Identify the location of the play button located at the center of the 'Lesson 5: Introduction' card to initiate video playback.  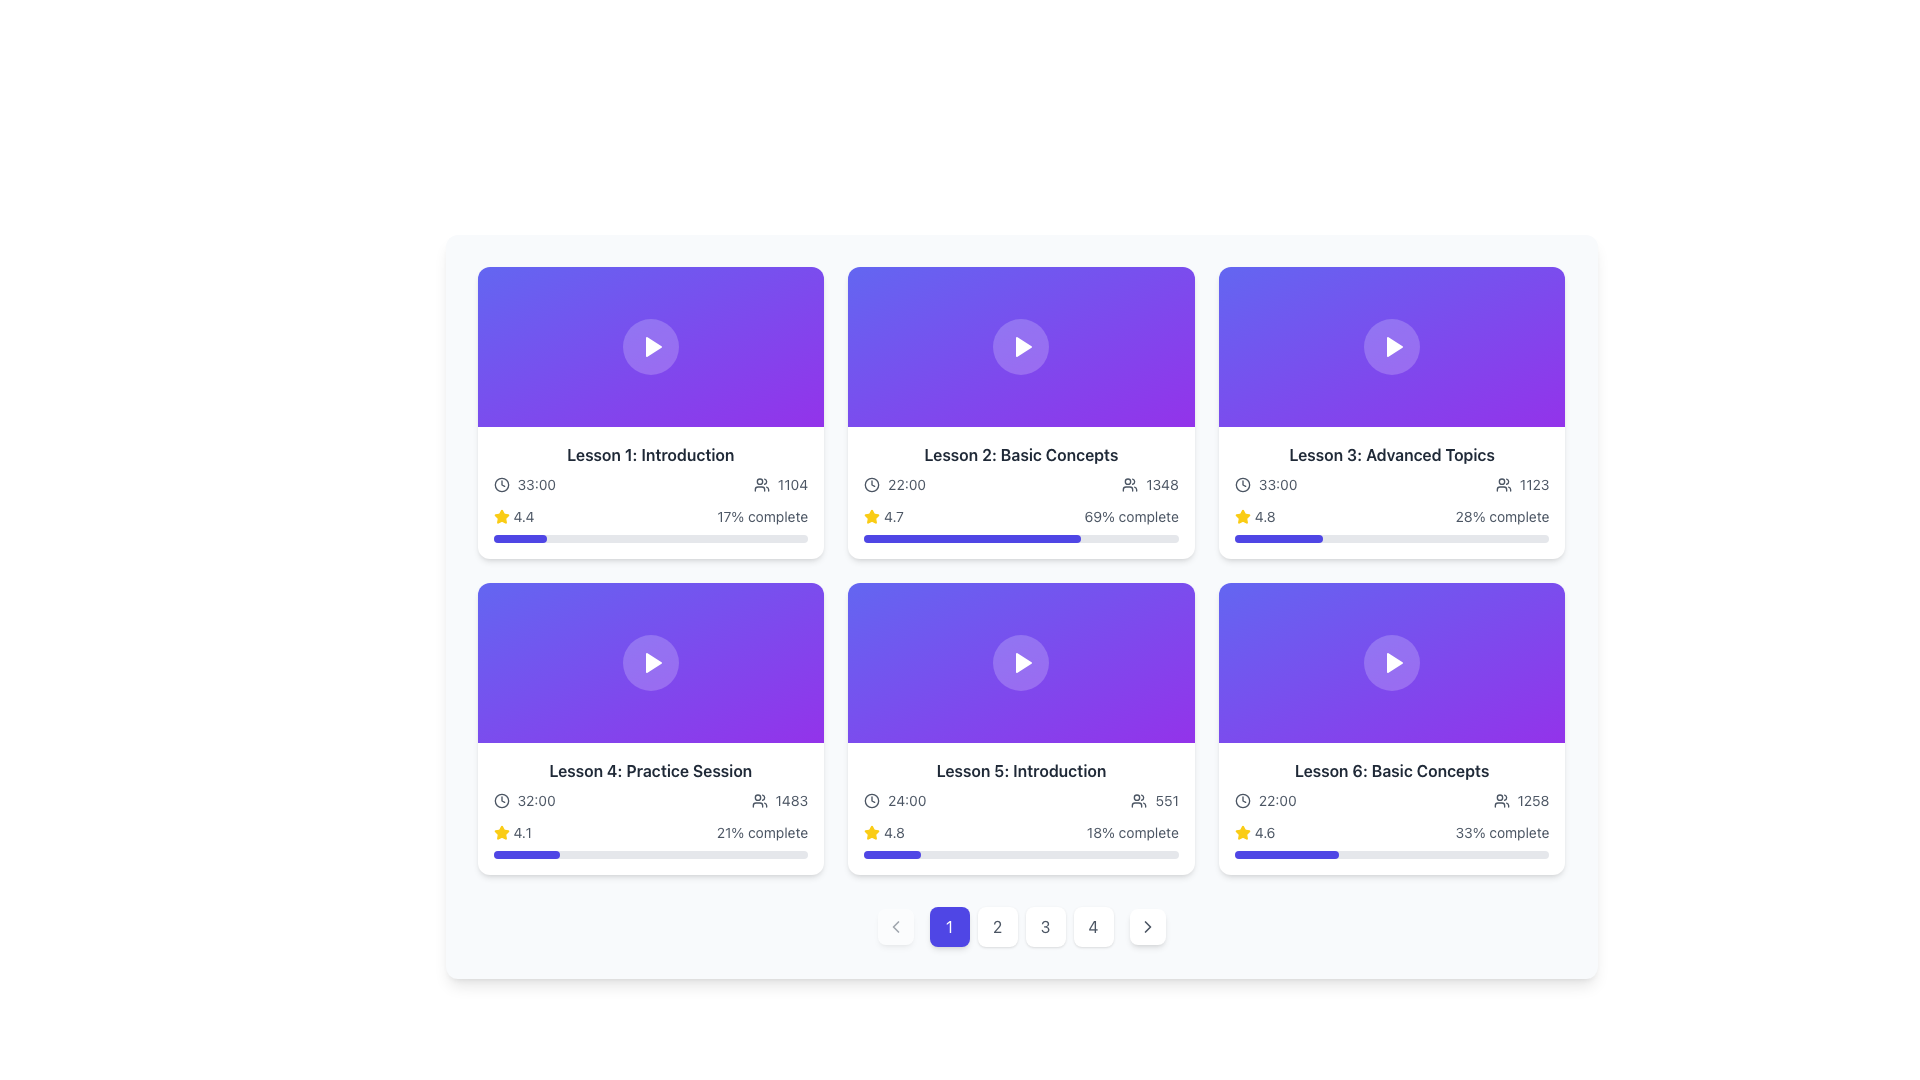
(1021, 663).